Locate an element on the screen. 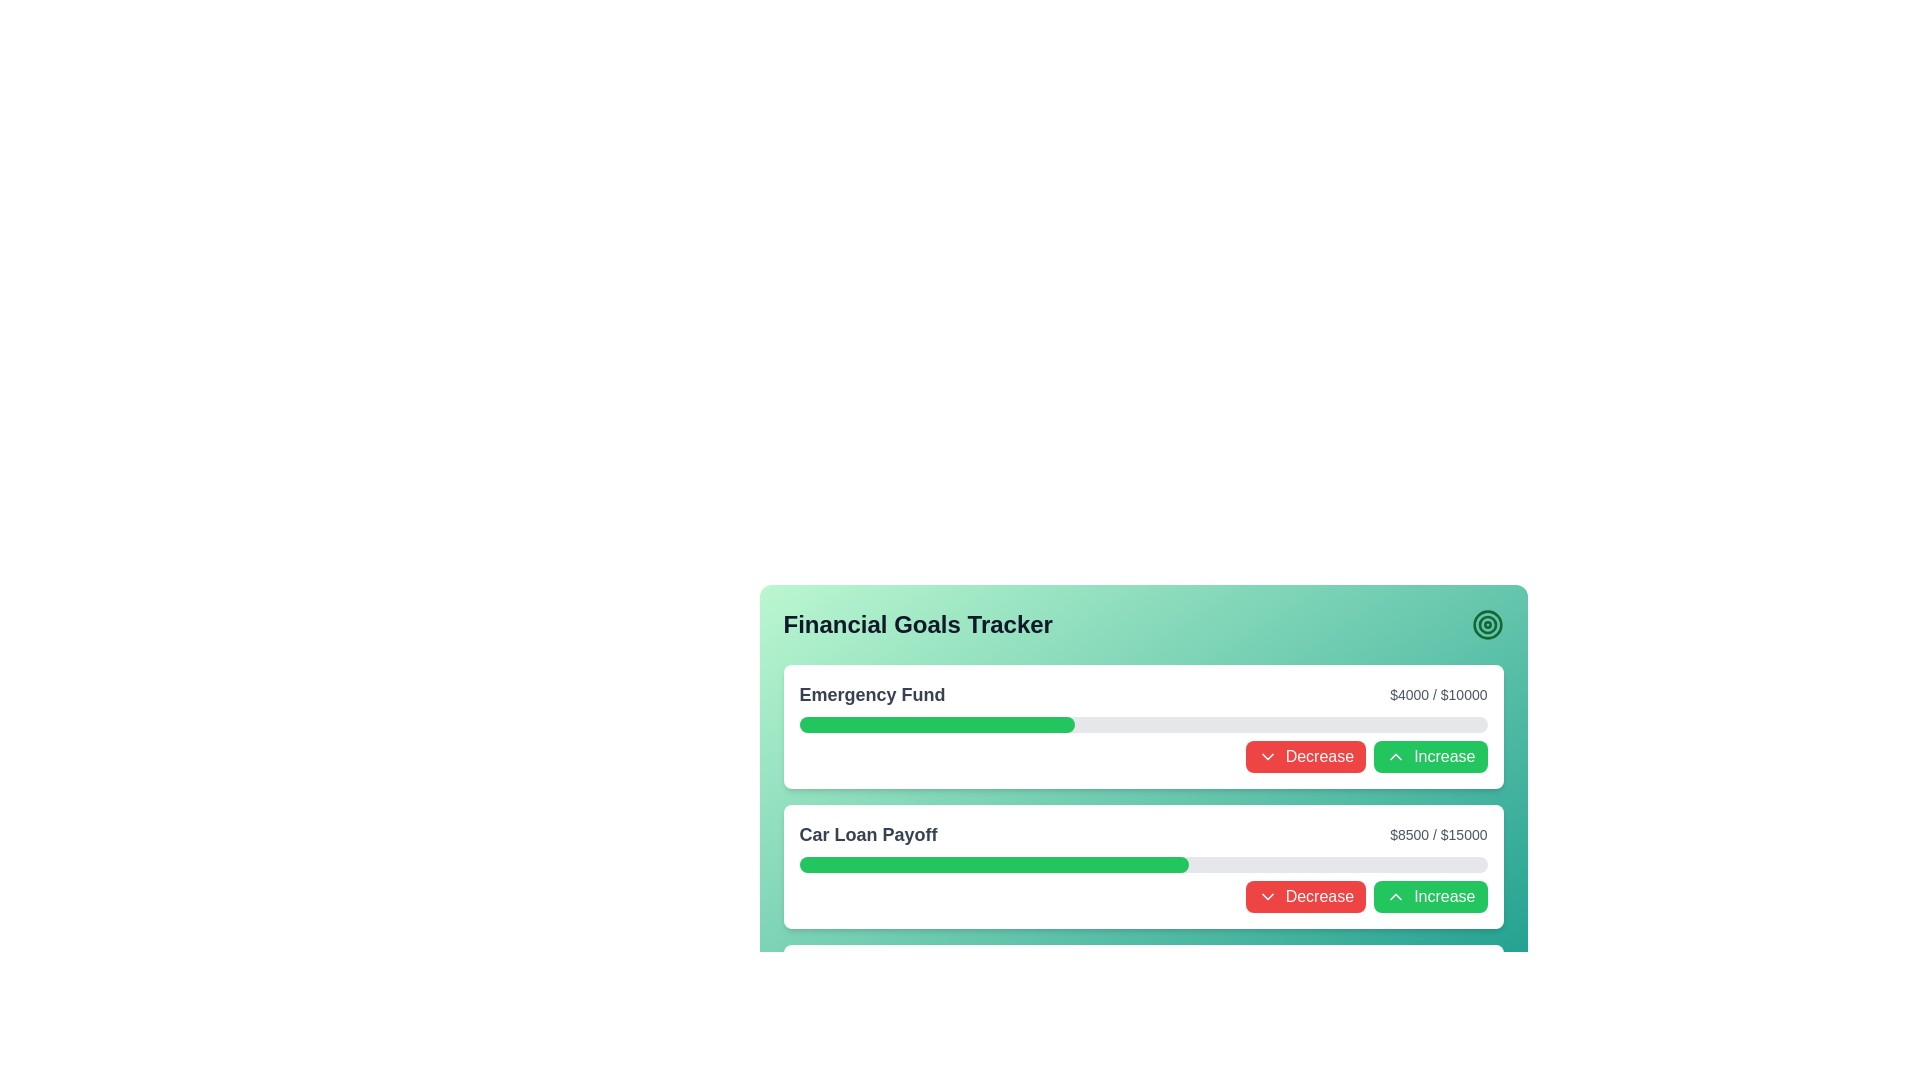 The image size is (1920, 1080). the horizontal progress bar with a gray background and a green indicator filling approximately 40%, located below the text 'Emergency Fund $4000 / $10000' and above the buttons labeled 'Decrease' and 'Increase' is located at coordinates (1143, 725).